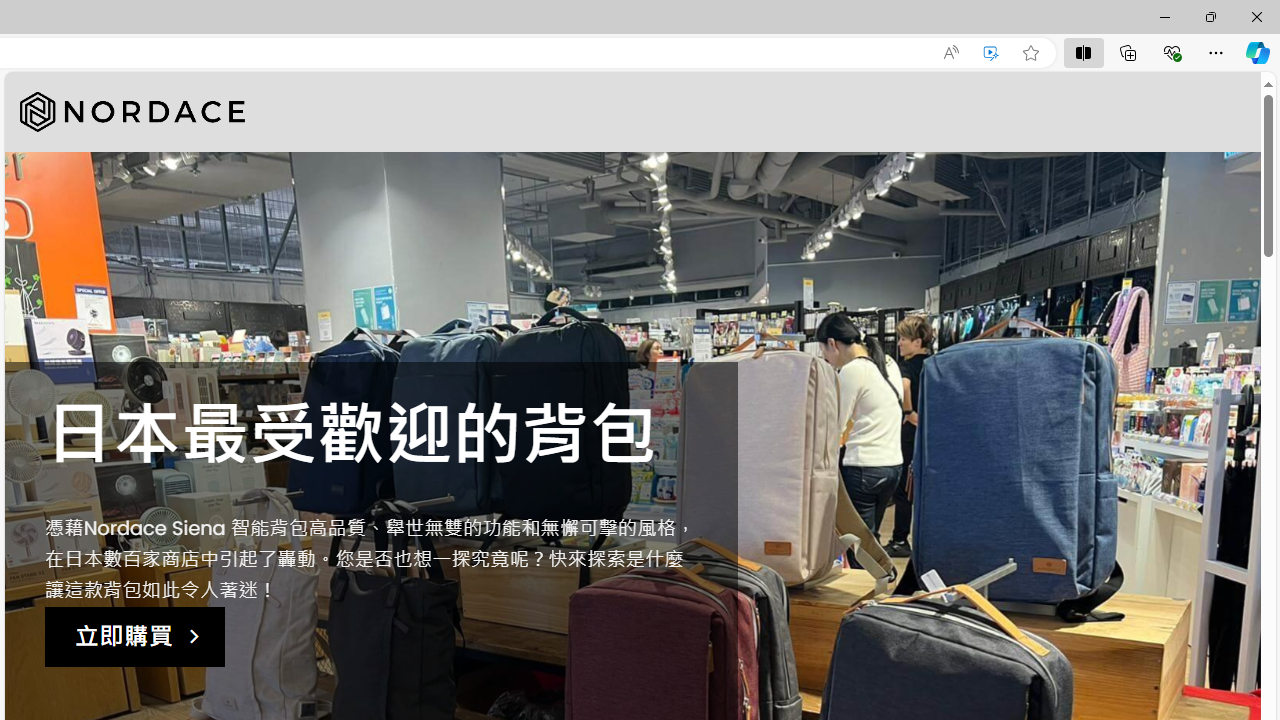 Image resolution: width=1280 pixels, height=720 pixels. What do you see at coordinates (1031, 52) in the screenshot?
I see `'Add this page to favorites (Ctrl+D)'` at bounding box center [1031, 52].